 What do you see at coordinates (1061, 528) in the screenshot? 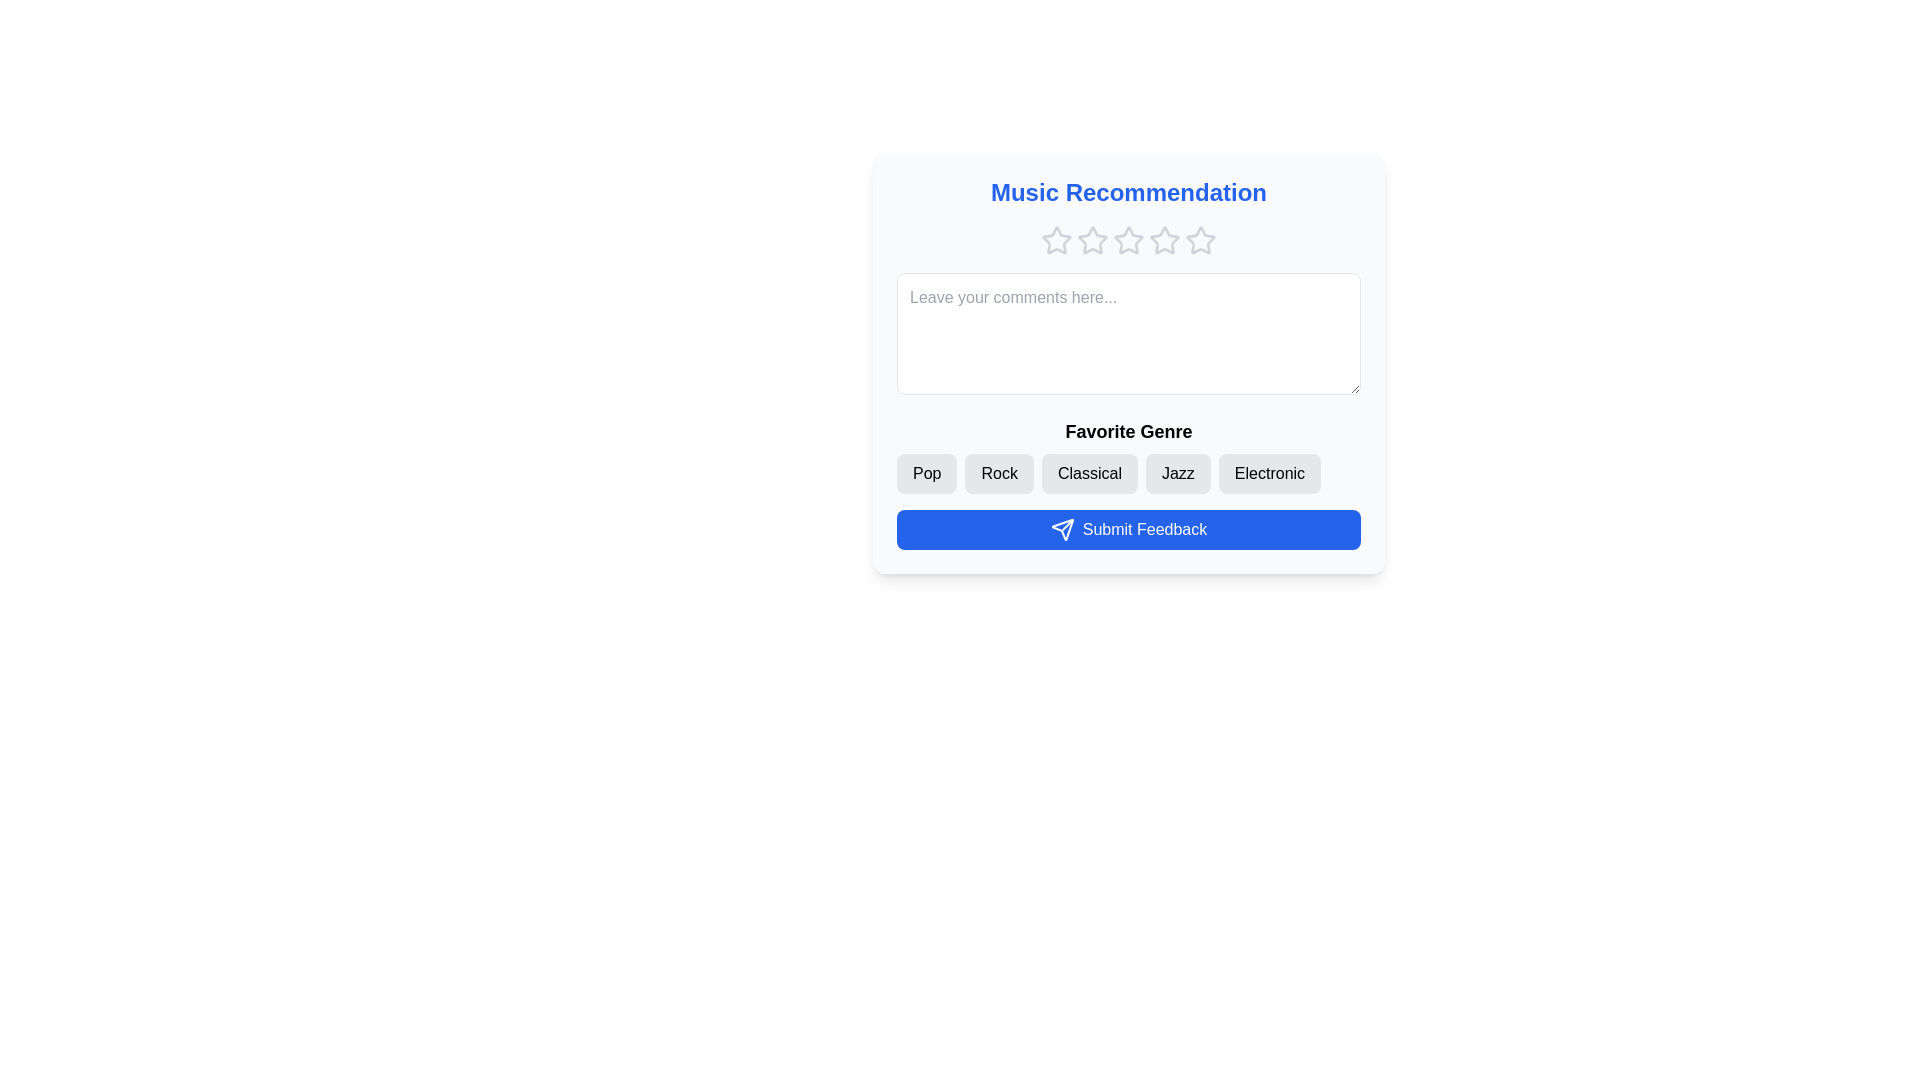
I see `the 'Submit Feedback' icon located to the left of the text on the button, which symbolizes the action of submission or sending feedback` at bounding box center [1061, 528].